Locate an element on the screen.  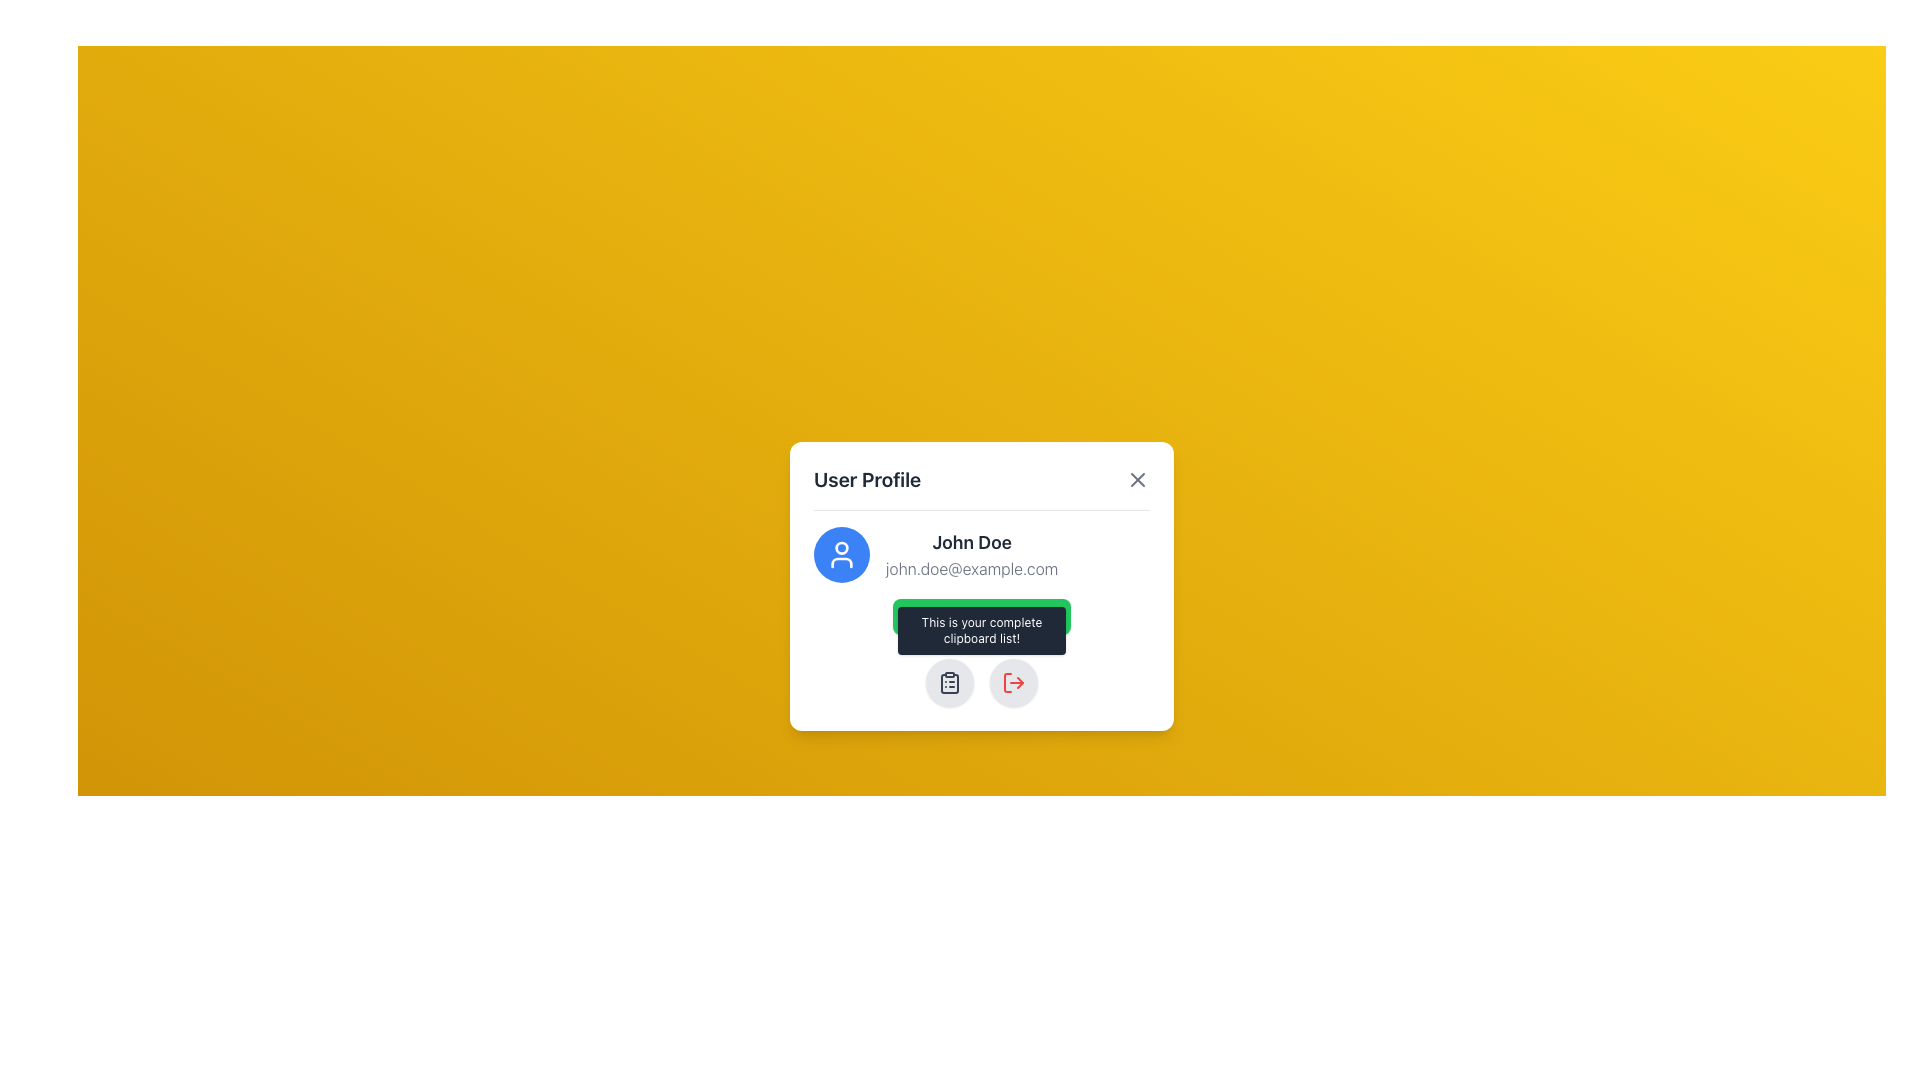
the tooltip or informational message located below the email address 'john.doe@example.com' in the user profile dialog box is located at coordinates (982, 628).